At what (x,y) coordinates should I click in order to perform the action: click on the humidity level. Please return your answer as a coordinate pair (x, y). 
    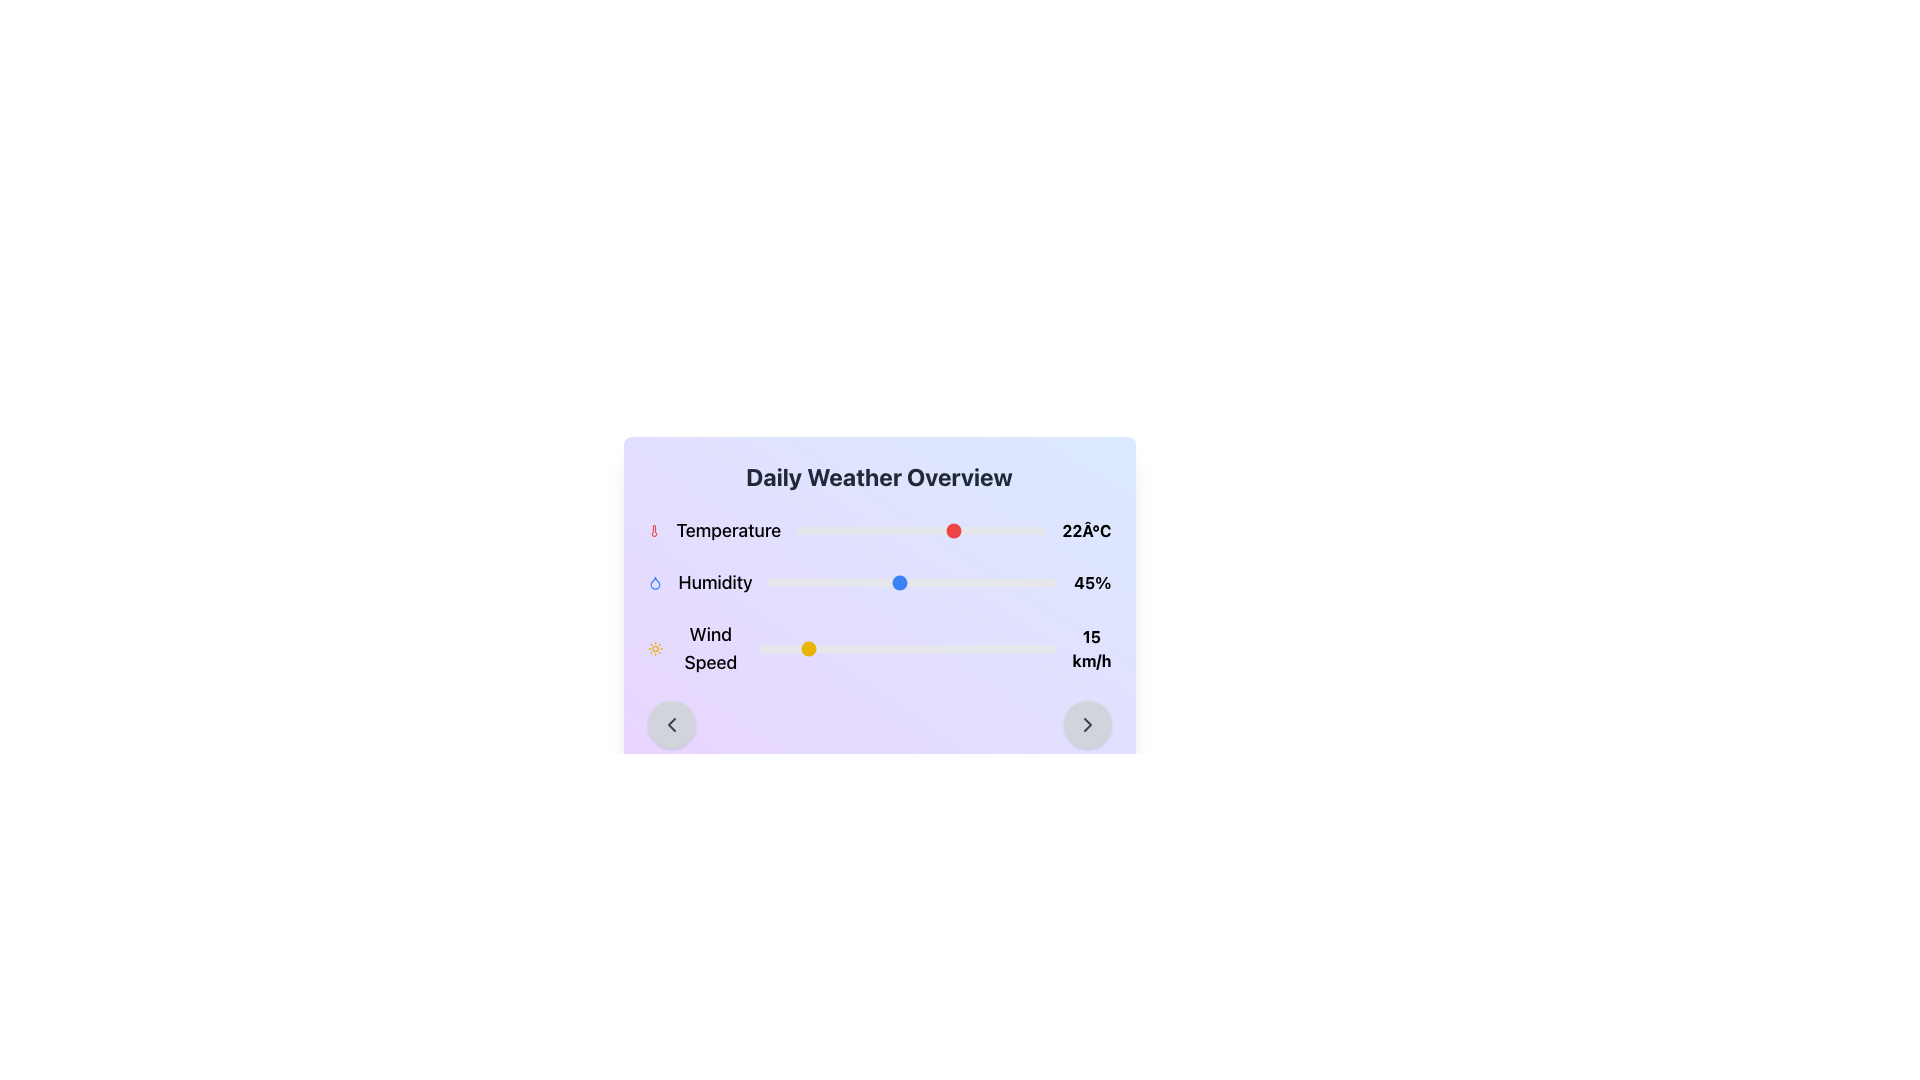
    Looking at the image, I should click on (977, 582).